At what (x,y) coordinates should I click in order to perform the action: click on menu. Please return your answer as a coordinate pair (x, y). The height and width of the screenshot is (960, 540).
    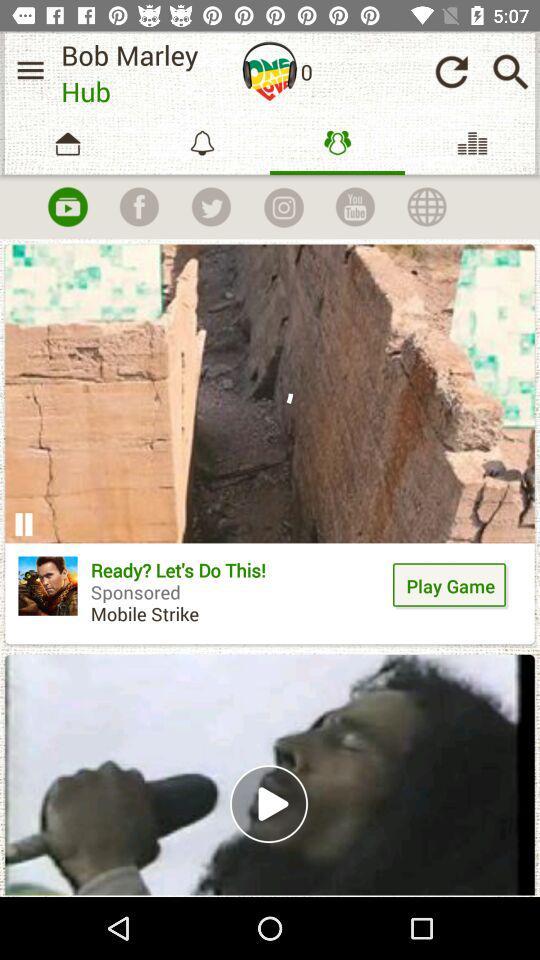
    Looking at the image, I should click on (29, 70).